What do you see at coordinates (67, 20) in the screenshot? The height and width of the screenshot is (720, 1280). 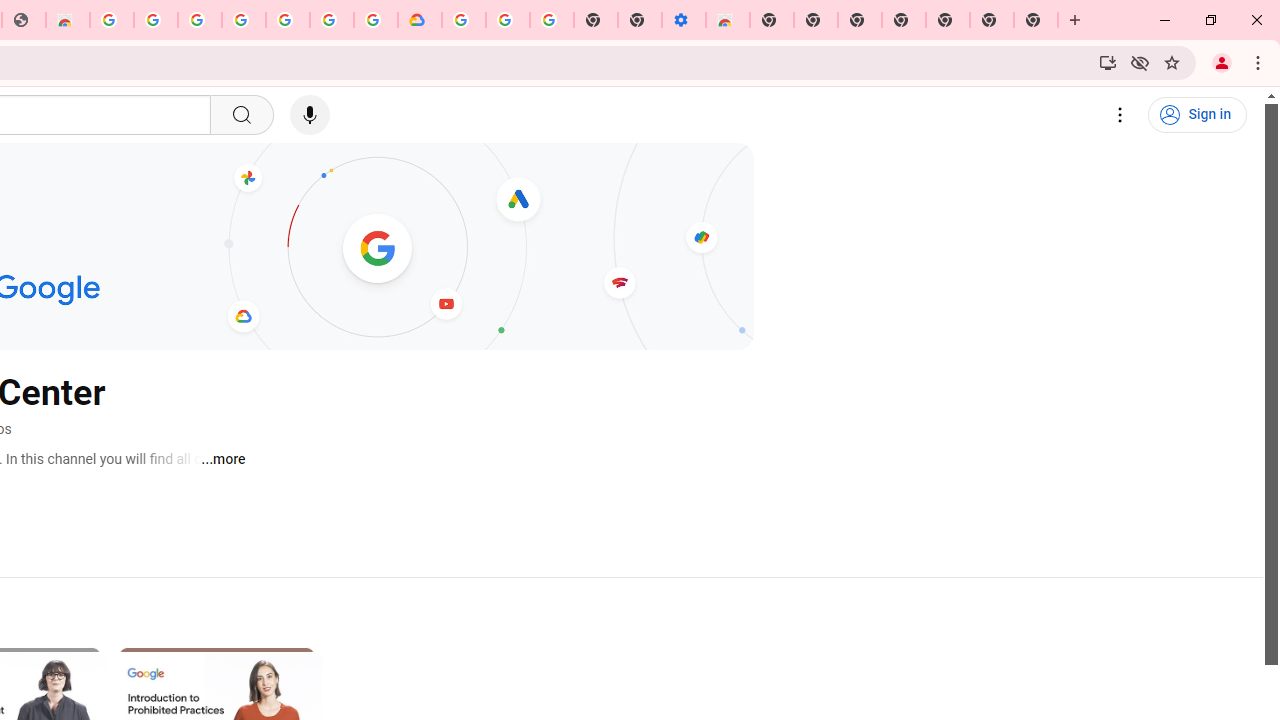 I see `'Chrome Web Store - Household'` at bounding box center [67, 20].